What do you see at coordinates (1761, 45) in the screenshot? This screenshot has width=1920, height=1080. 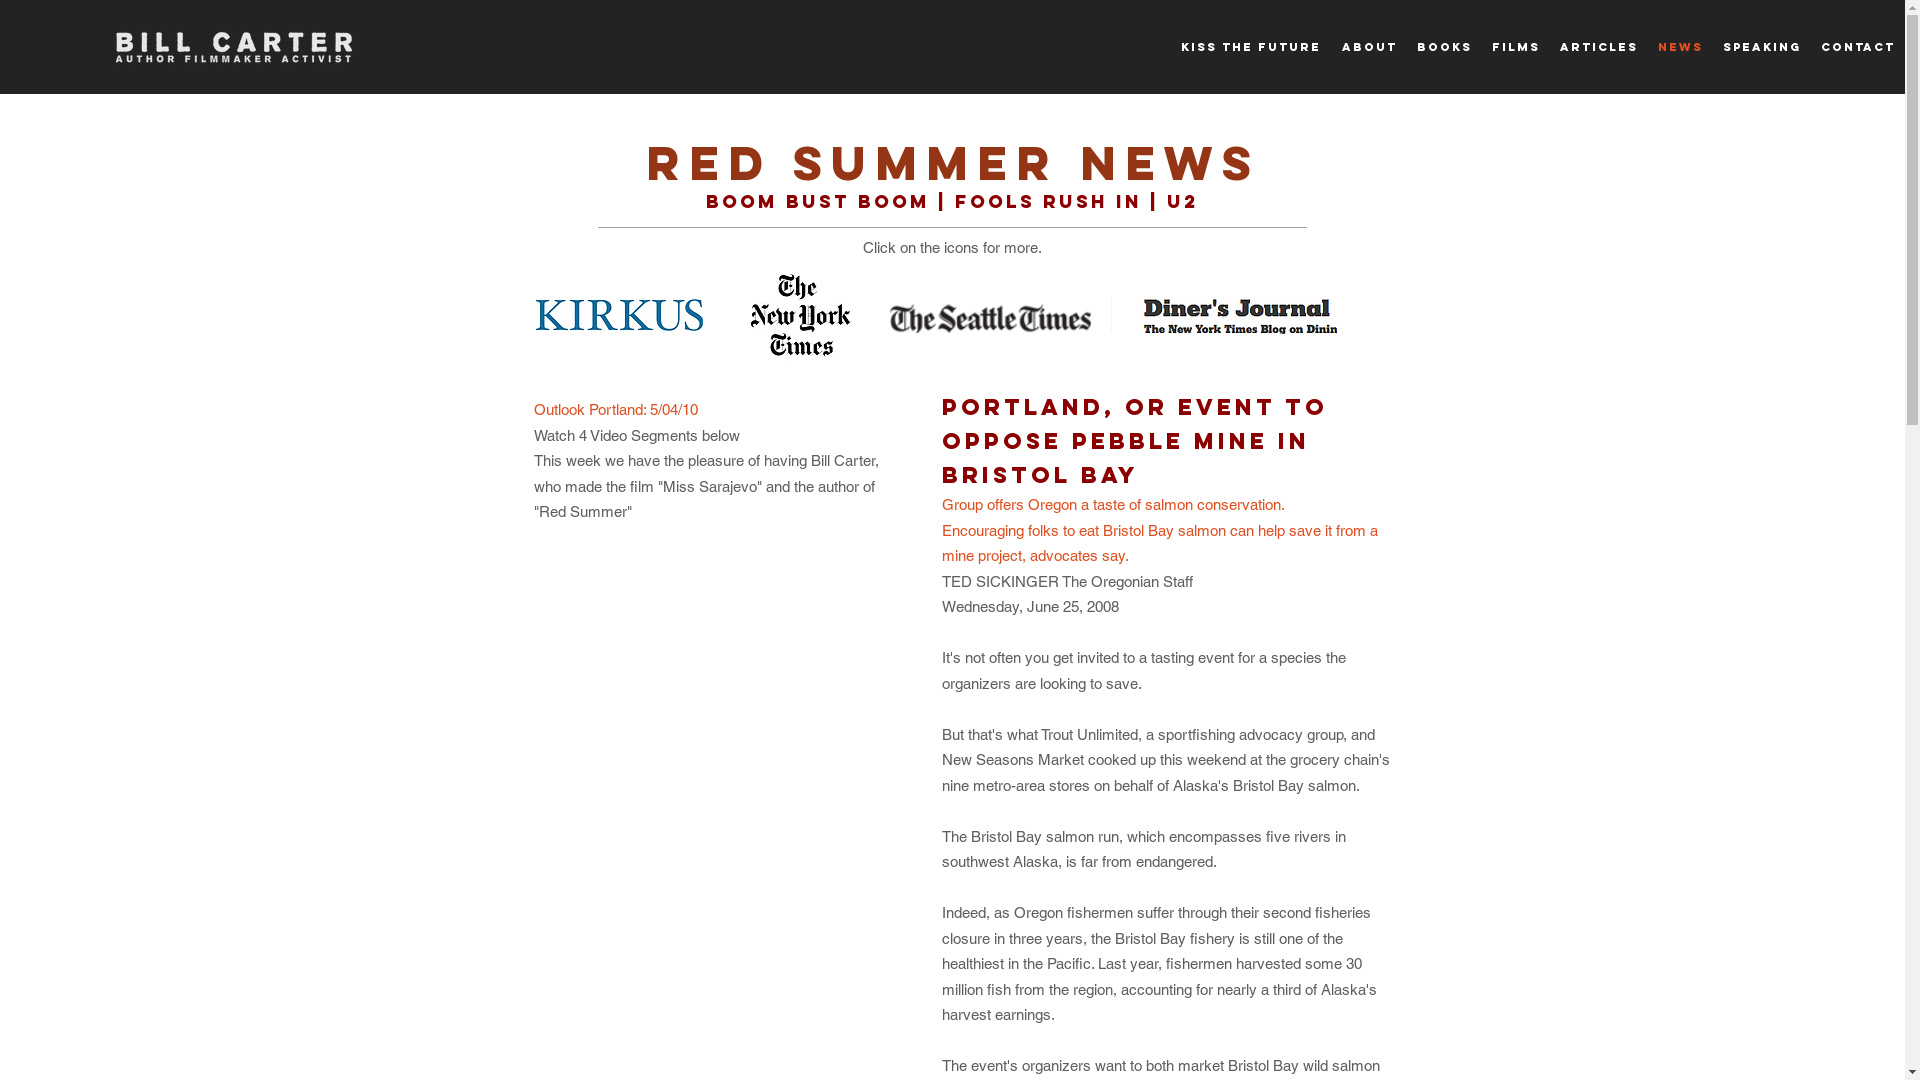 I see `'SPEAKING'` at bounding box center [1761, 45].